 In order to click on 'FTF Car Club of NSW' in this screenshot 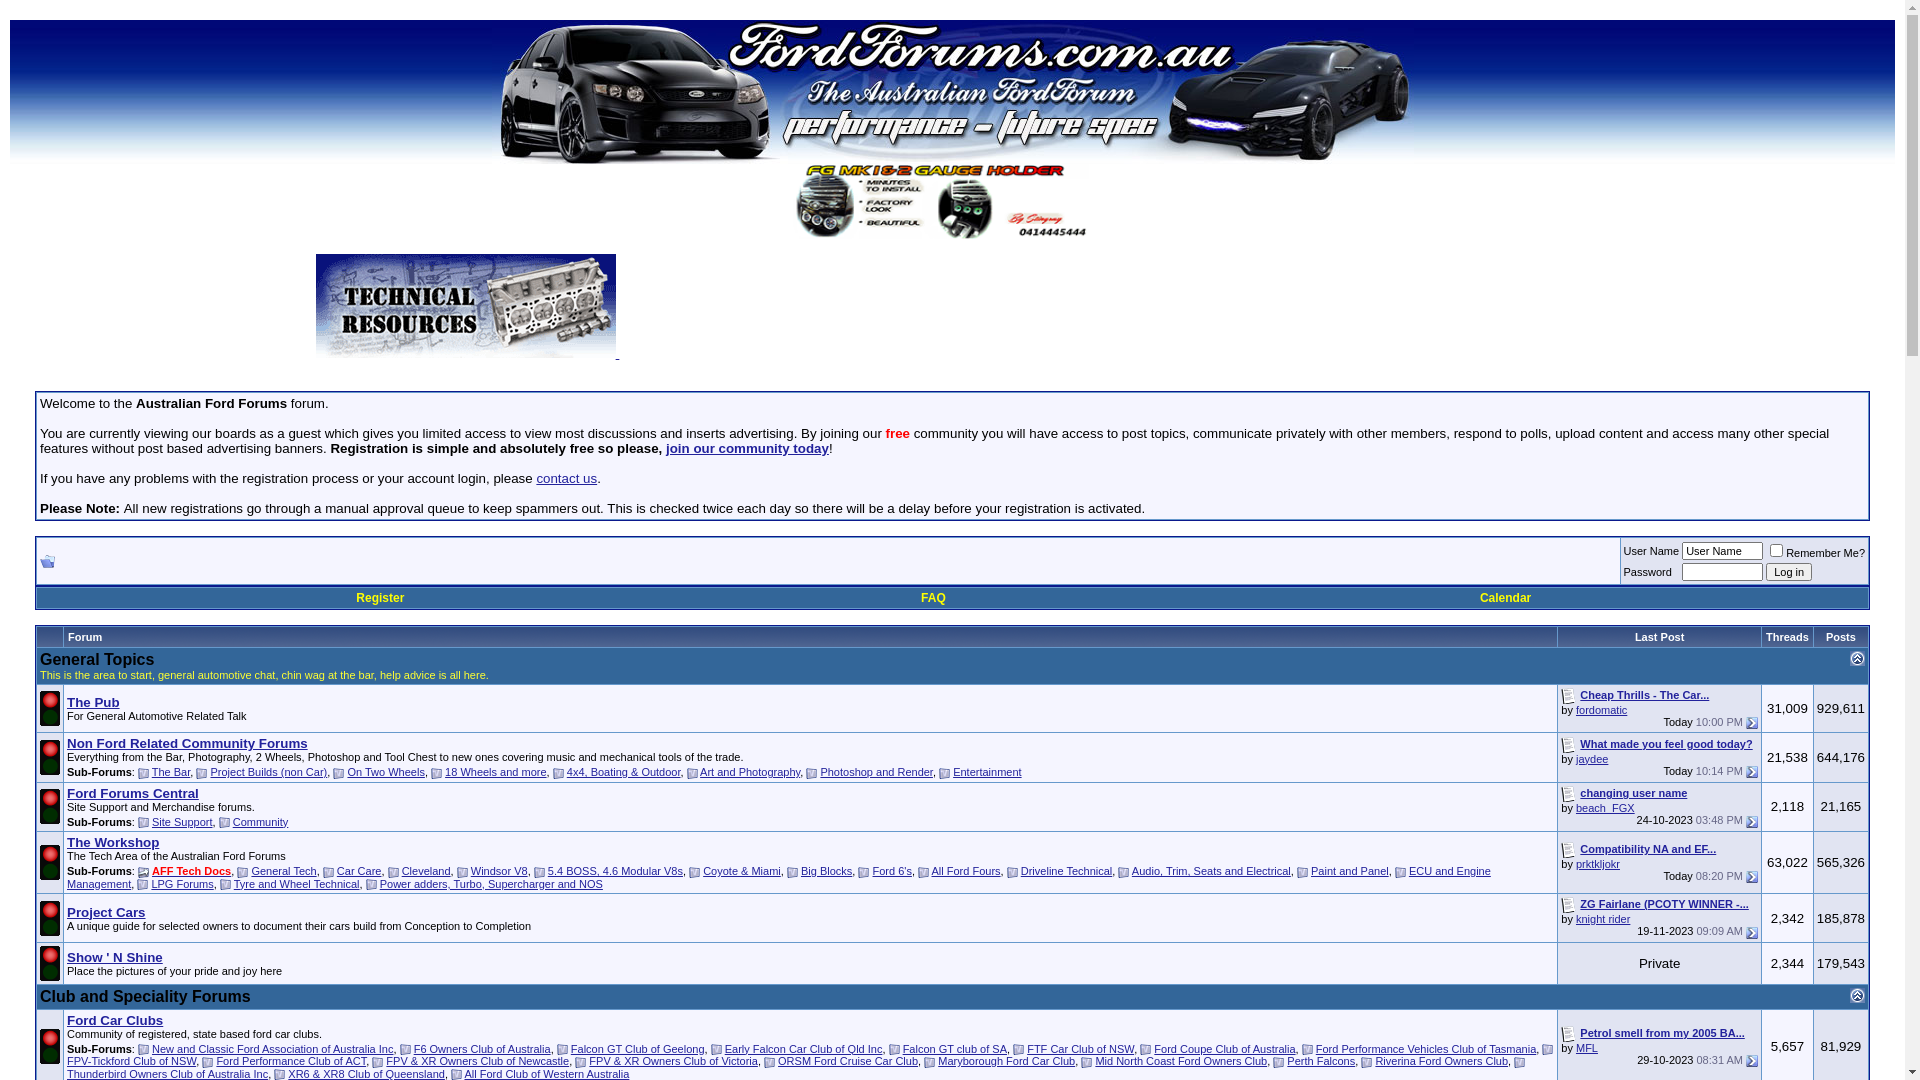, I will do `click(1027, 1048)`.